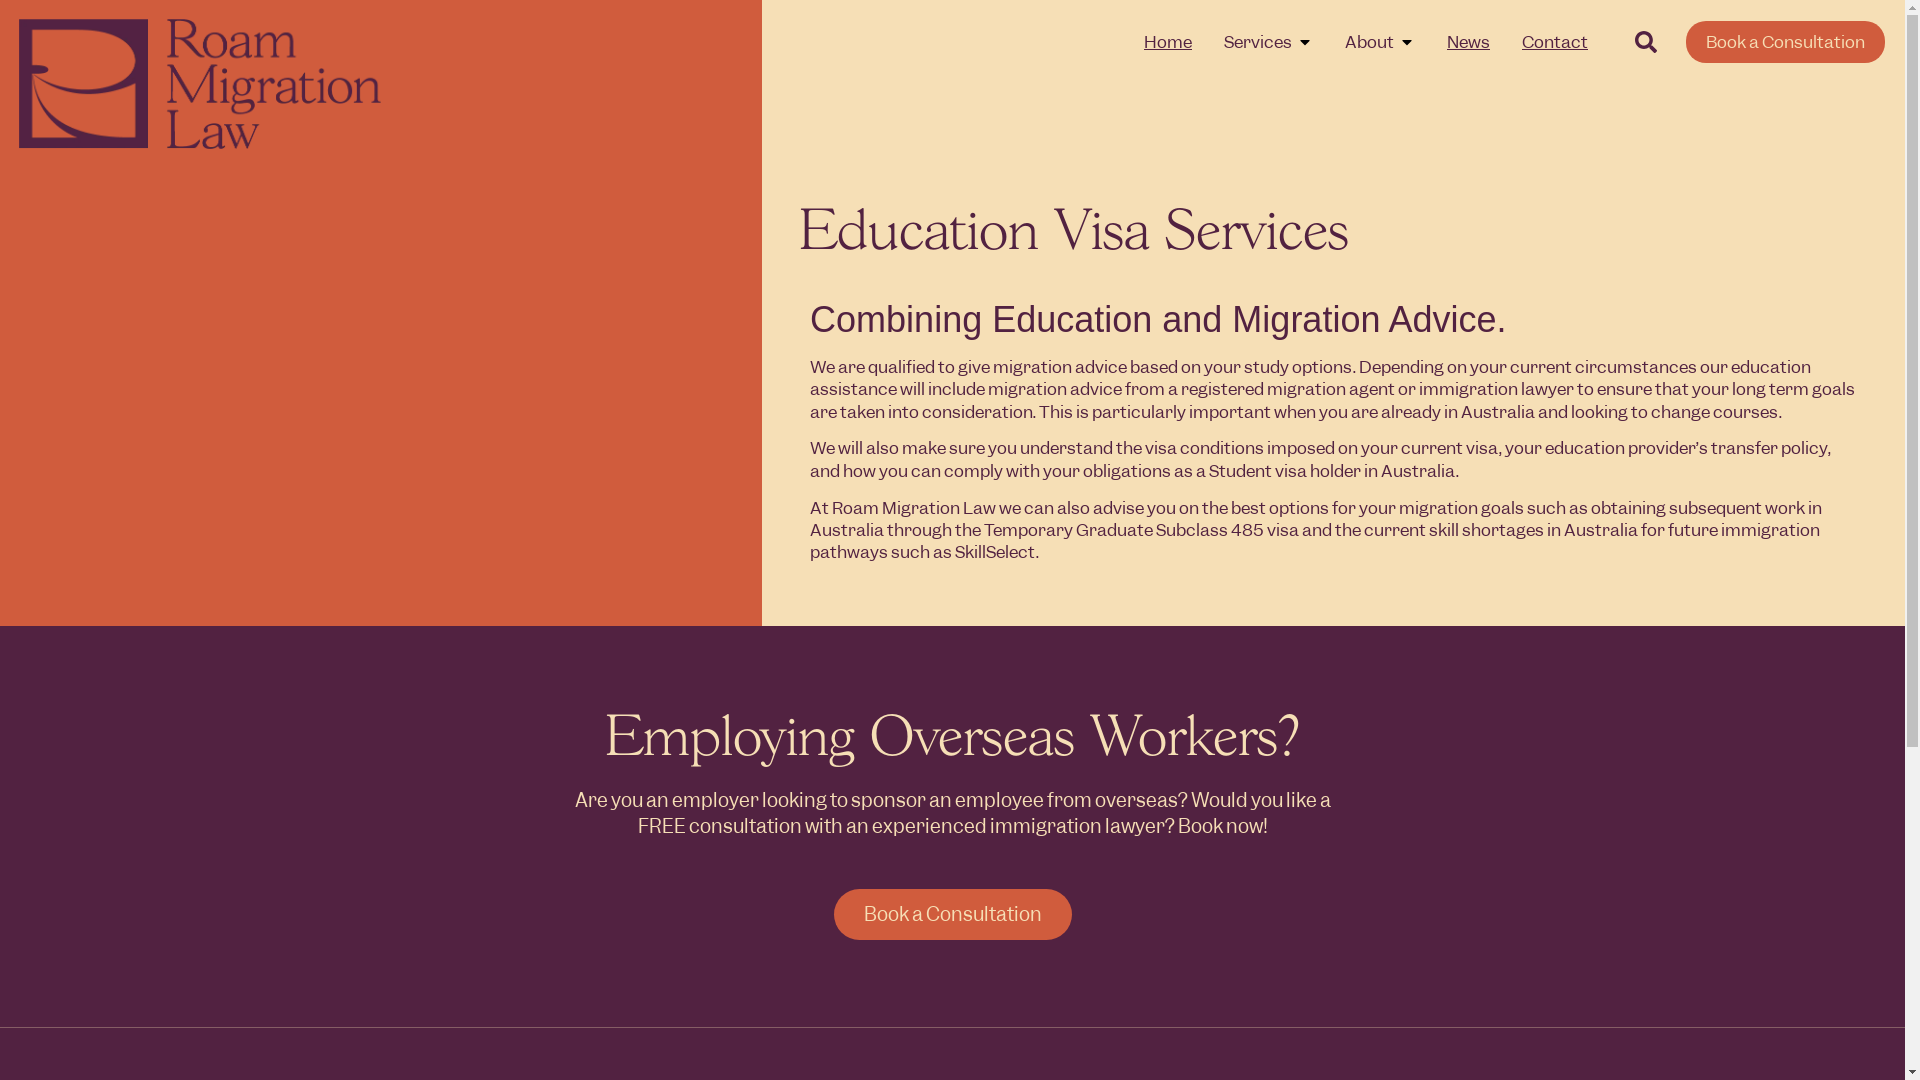  I want to click on 'Home', so click(1143, 42).